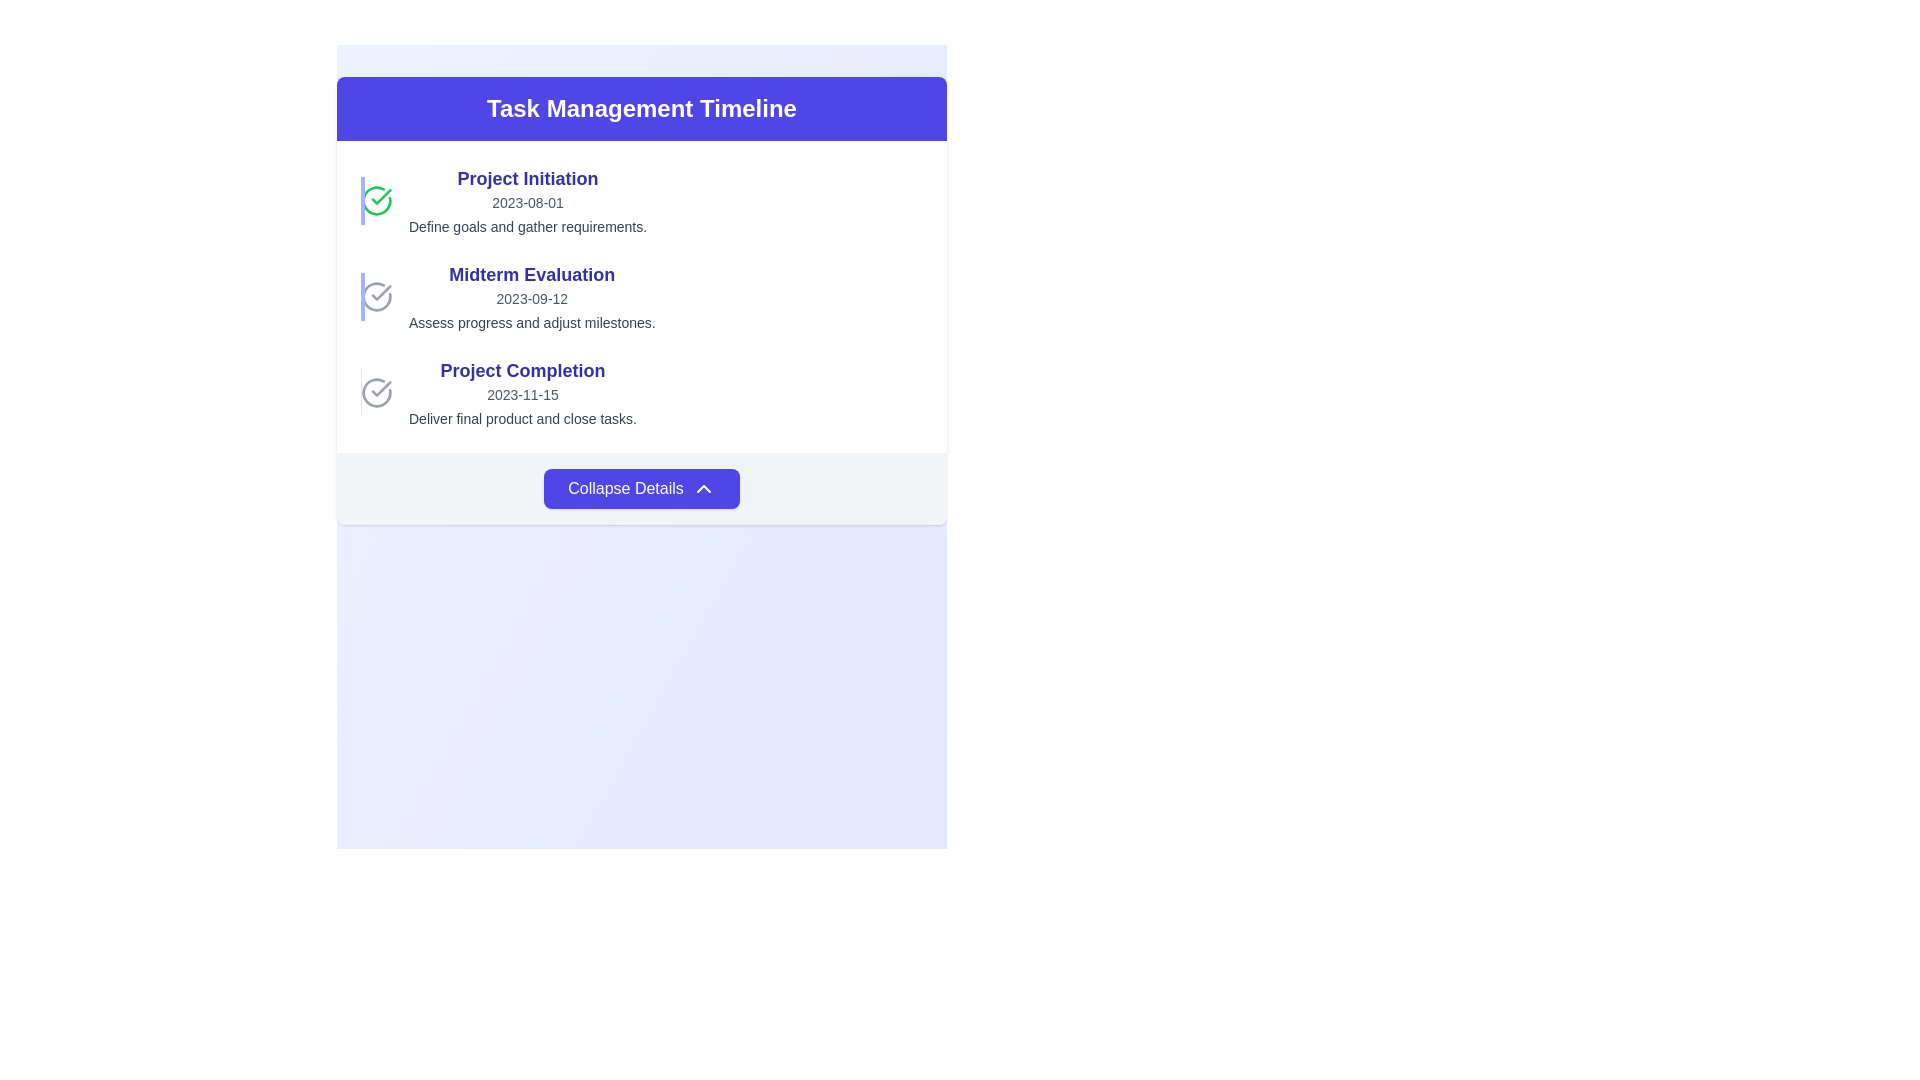 This screenshot has height=1080, width=1920. I want to click on the static text element displaying '2023-09-12' in gray color, located beneath the title 'Midterm Evaluation', so click(532, 299).